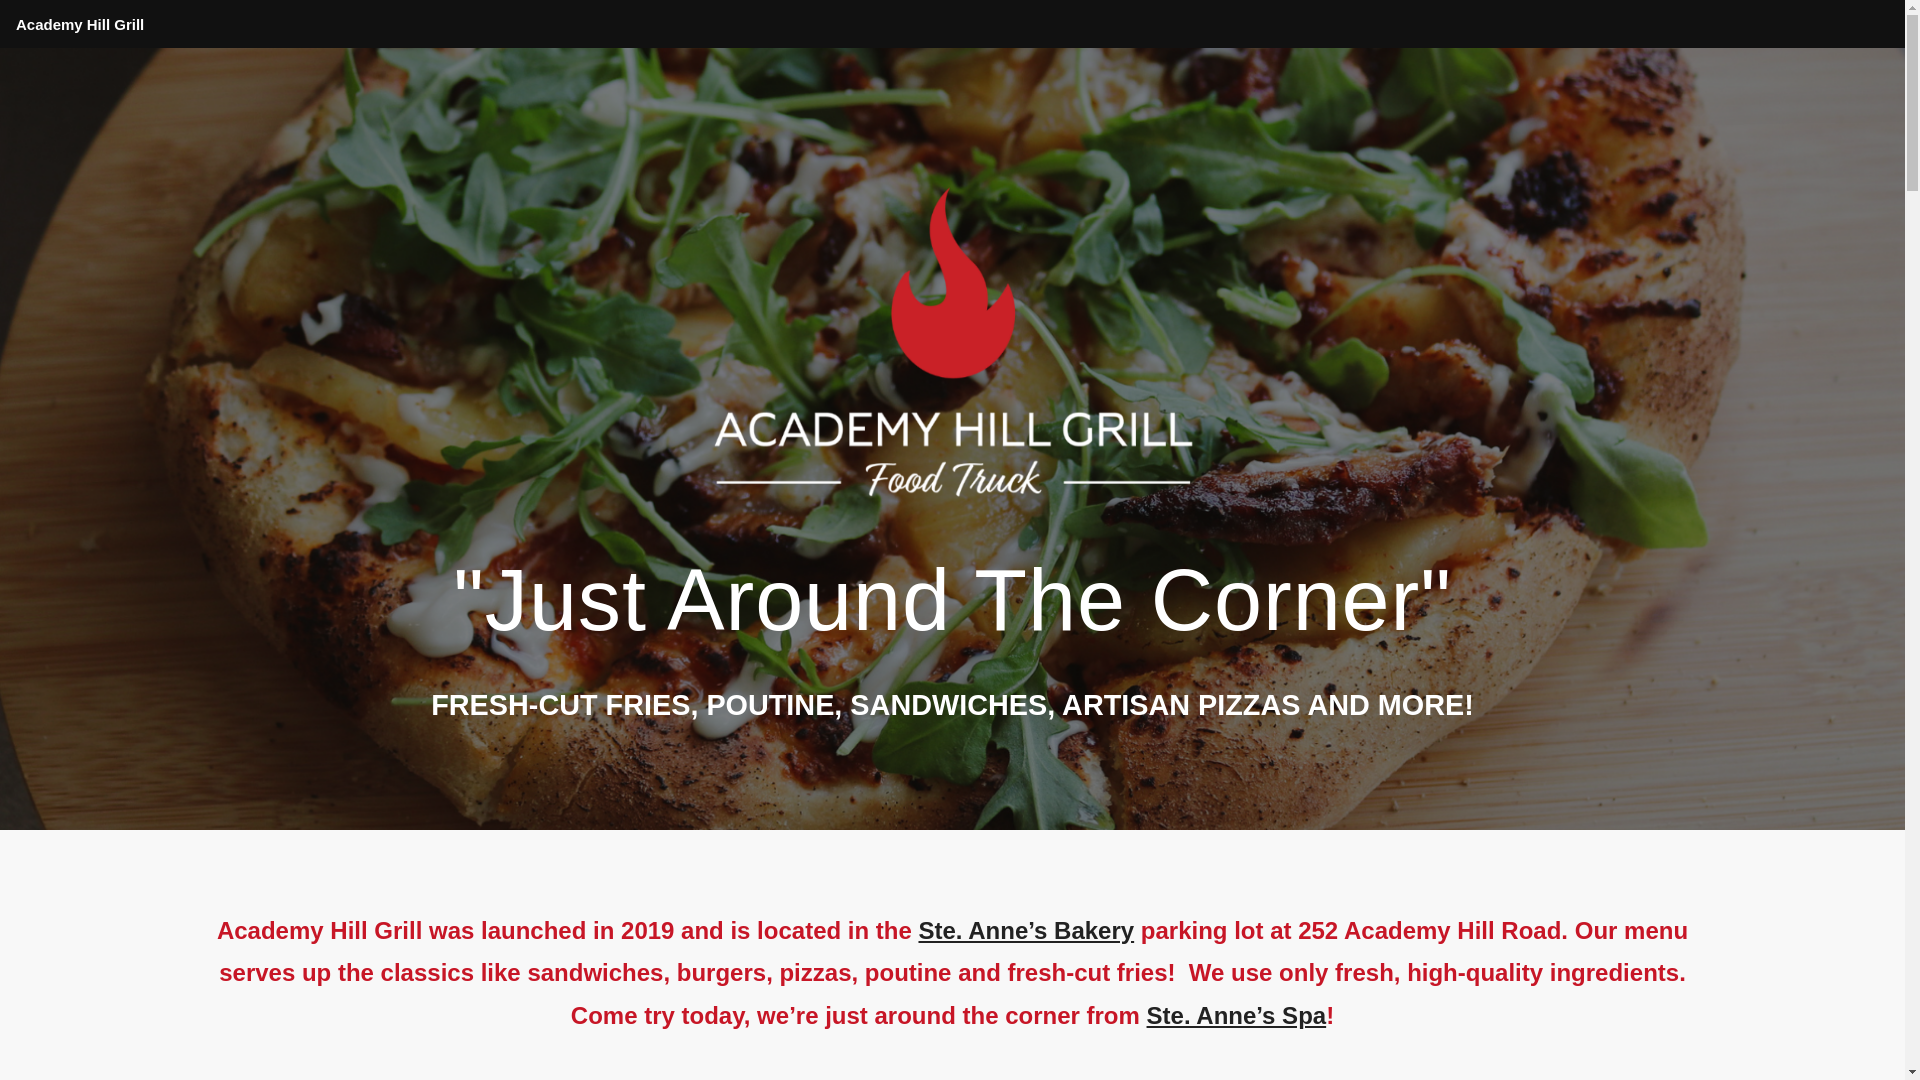  What do you see at coordinates (80, 24) in the screenshot?
I see `'Academy Hill Grill'` at bounding box center [80, 24].